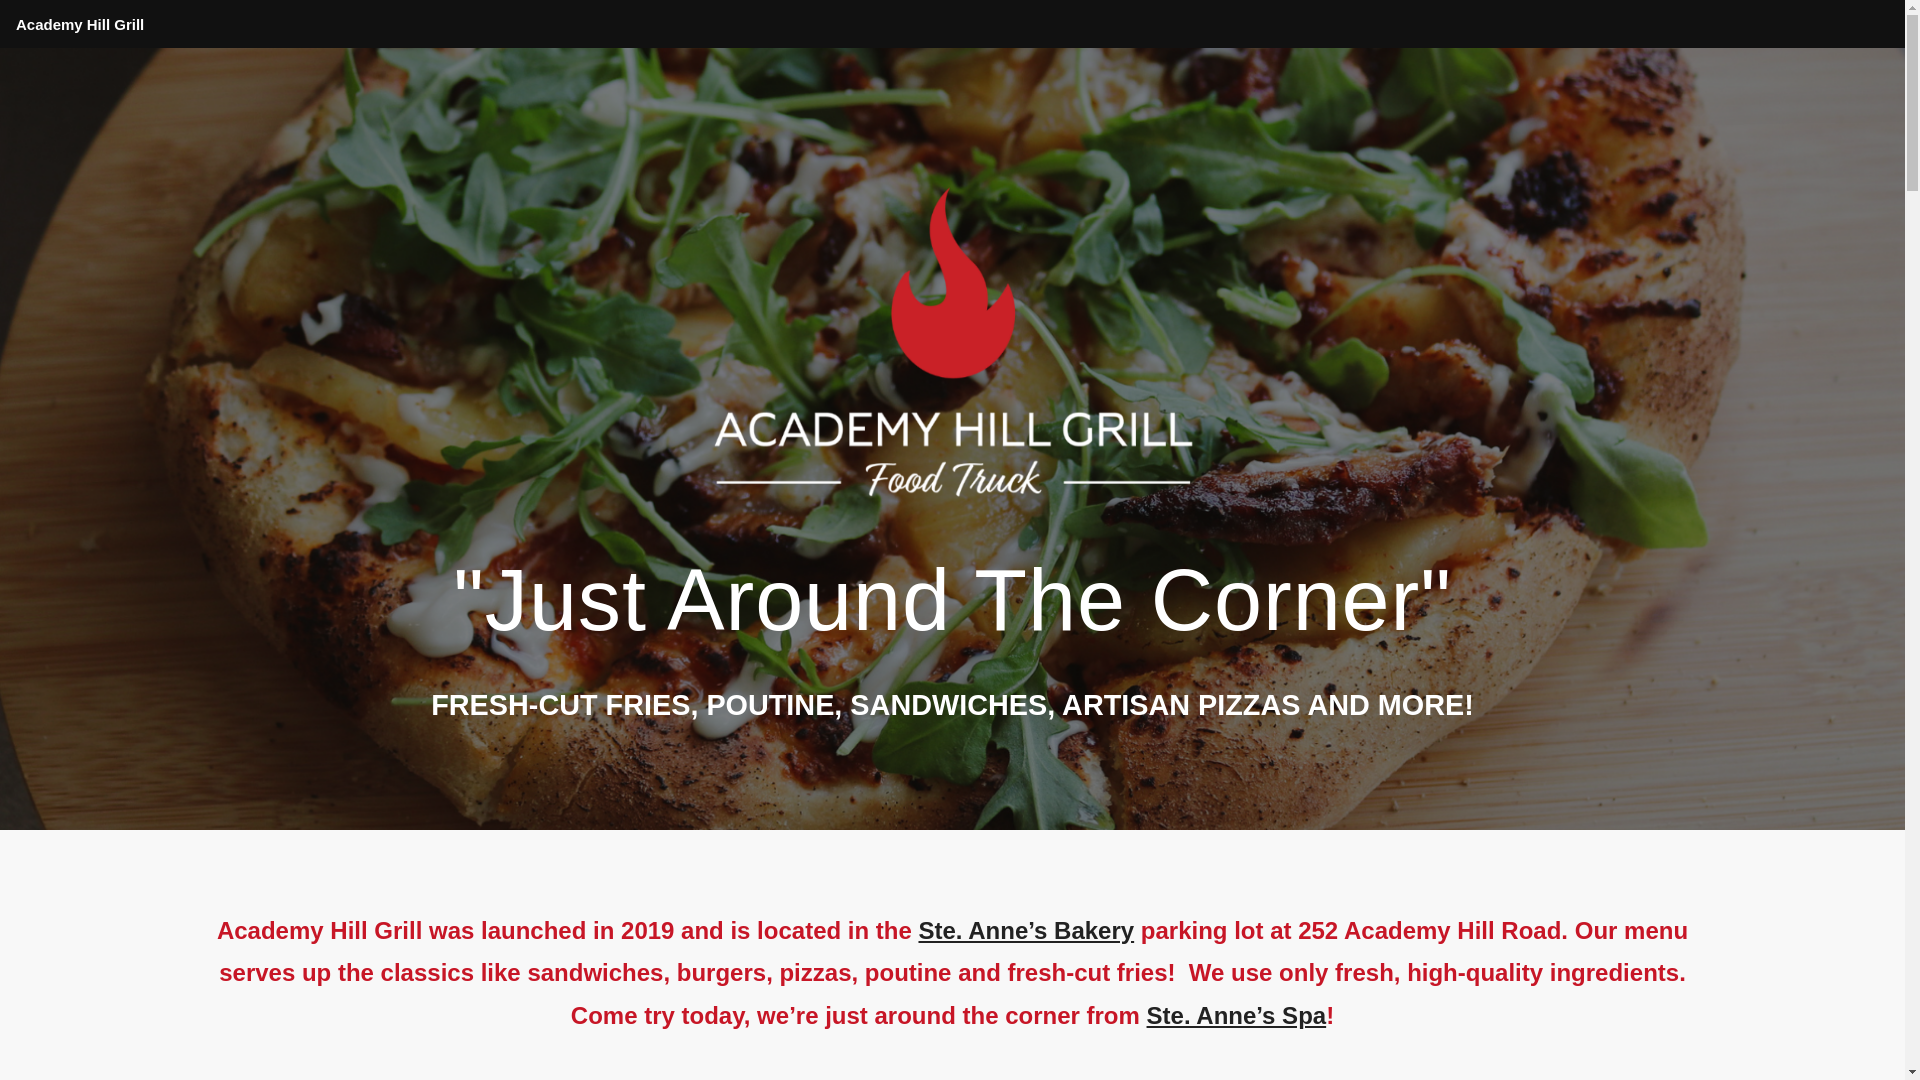  What do you see at coordinates (80, 24) in the screenshot?
I see `'Academy Hill Grill'` at bounding box center [80, 24].